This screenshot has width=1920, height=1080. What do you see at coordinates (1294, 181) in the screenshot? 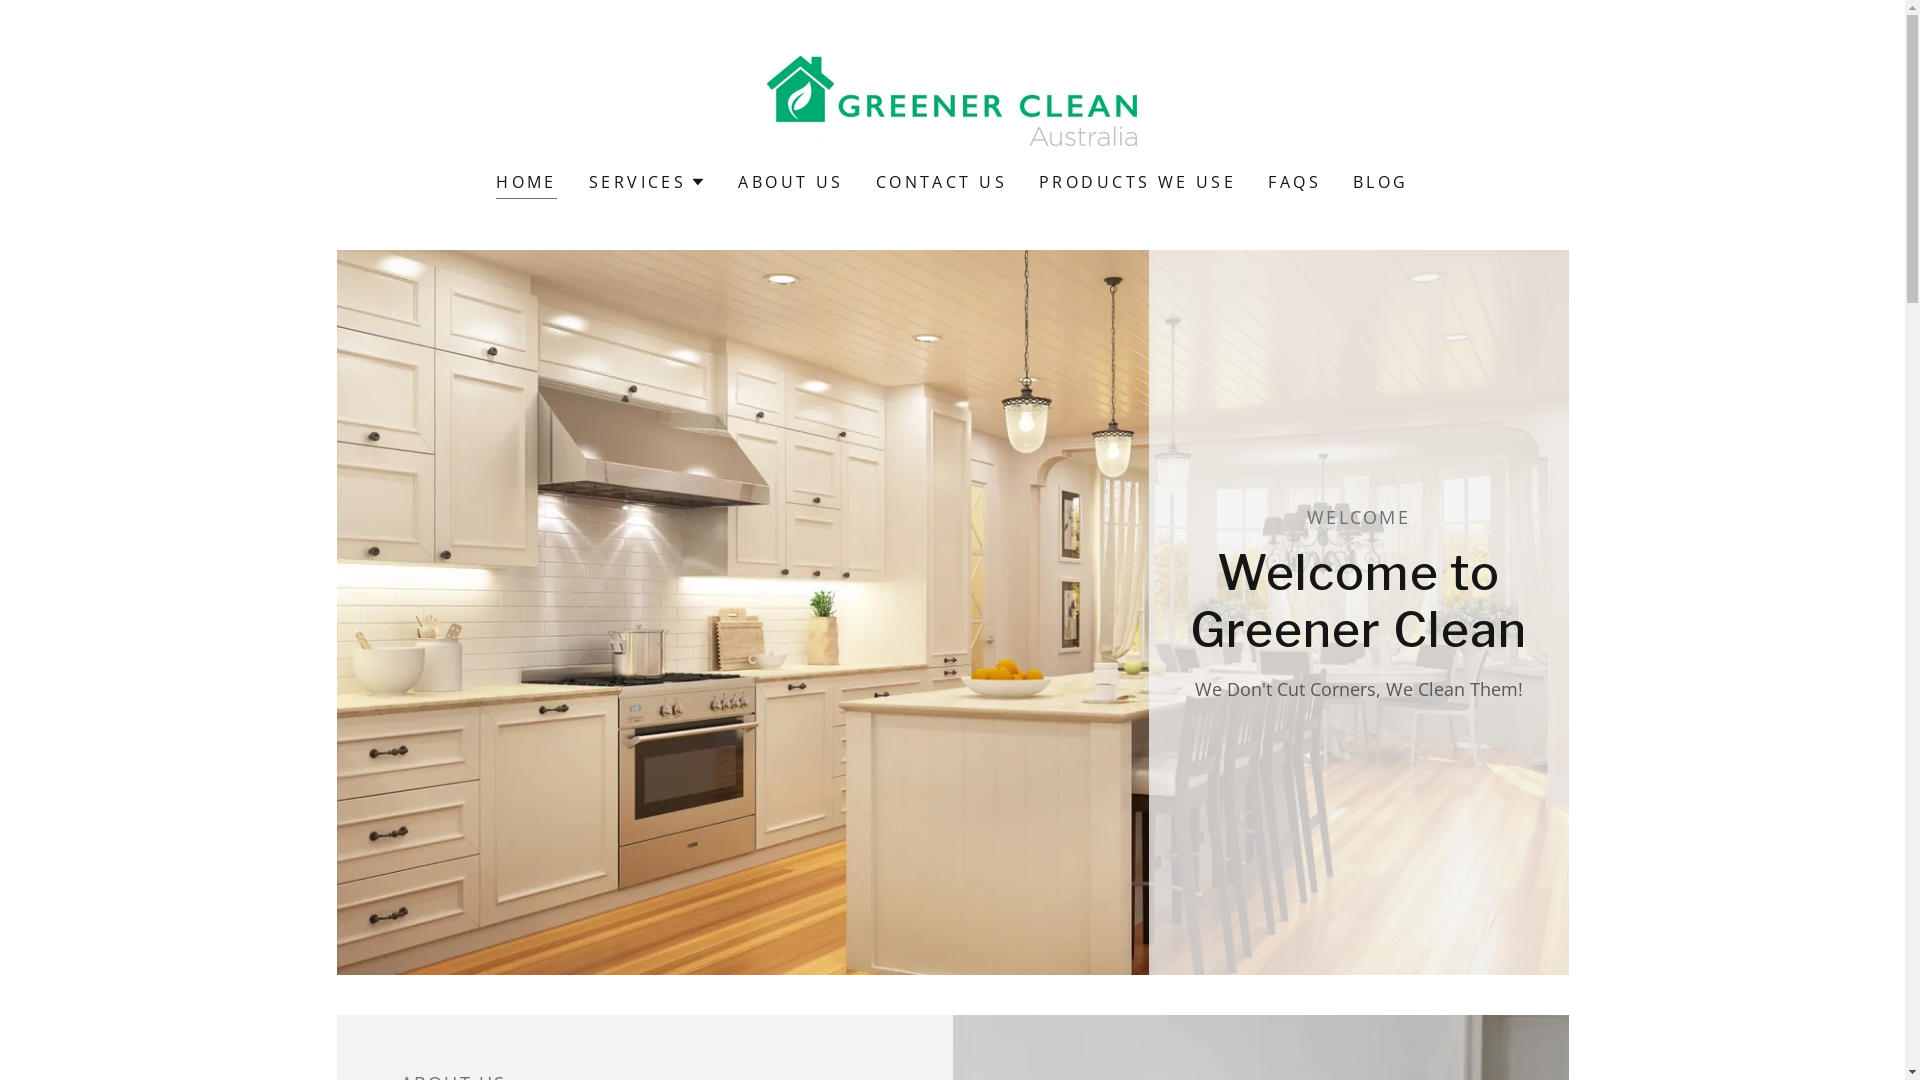
I see `'FAQS'` at bounding box center [1294, 181].